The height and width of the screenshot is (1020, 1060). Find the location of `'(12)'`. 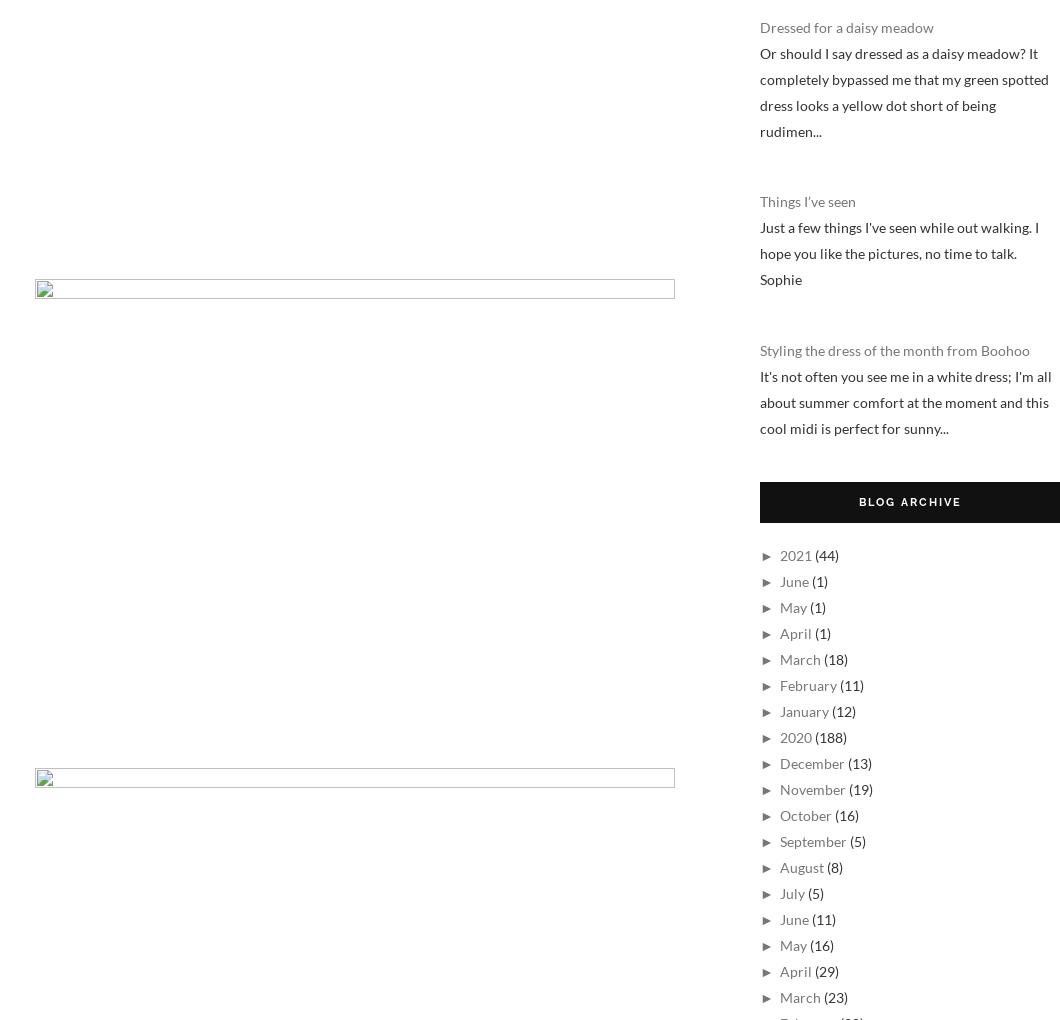

'(12)' is located at coordinates (843, 710).